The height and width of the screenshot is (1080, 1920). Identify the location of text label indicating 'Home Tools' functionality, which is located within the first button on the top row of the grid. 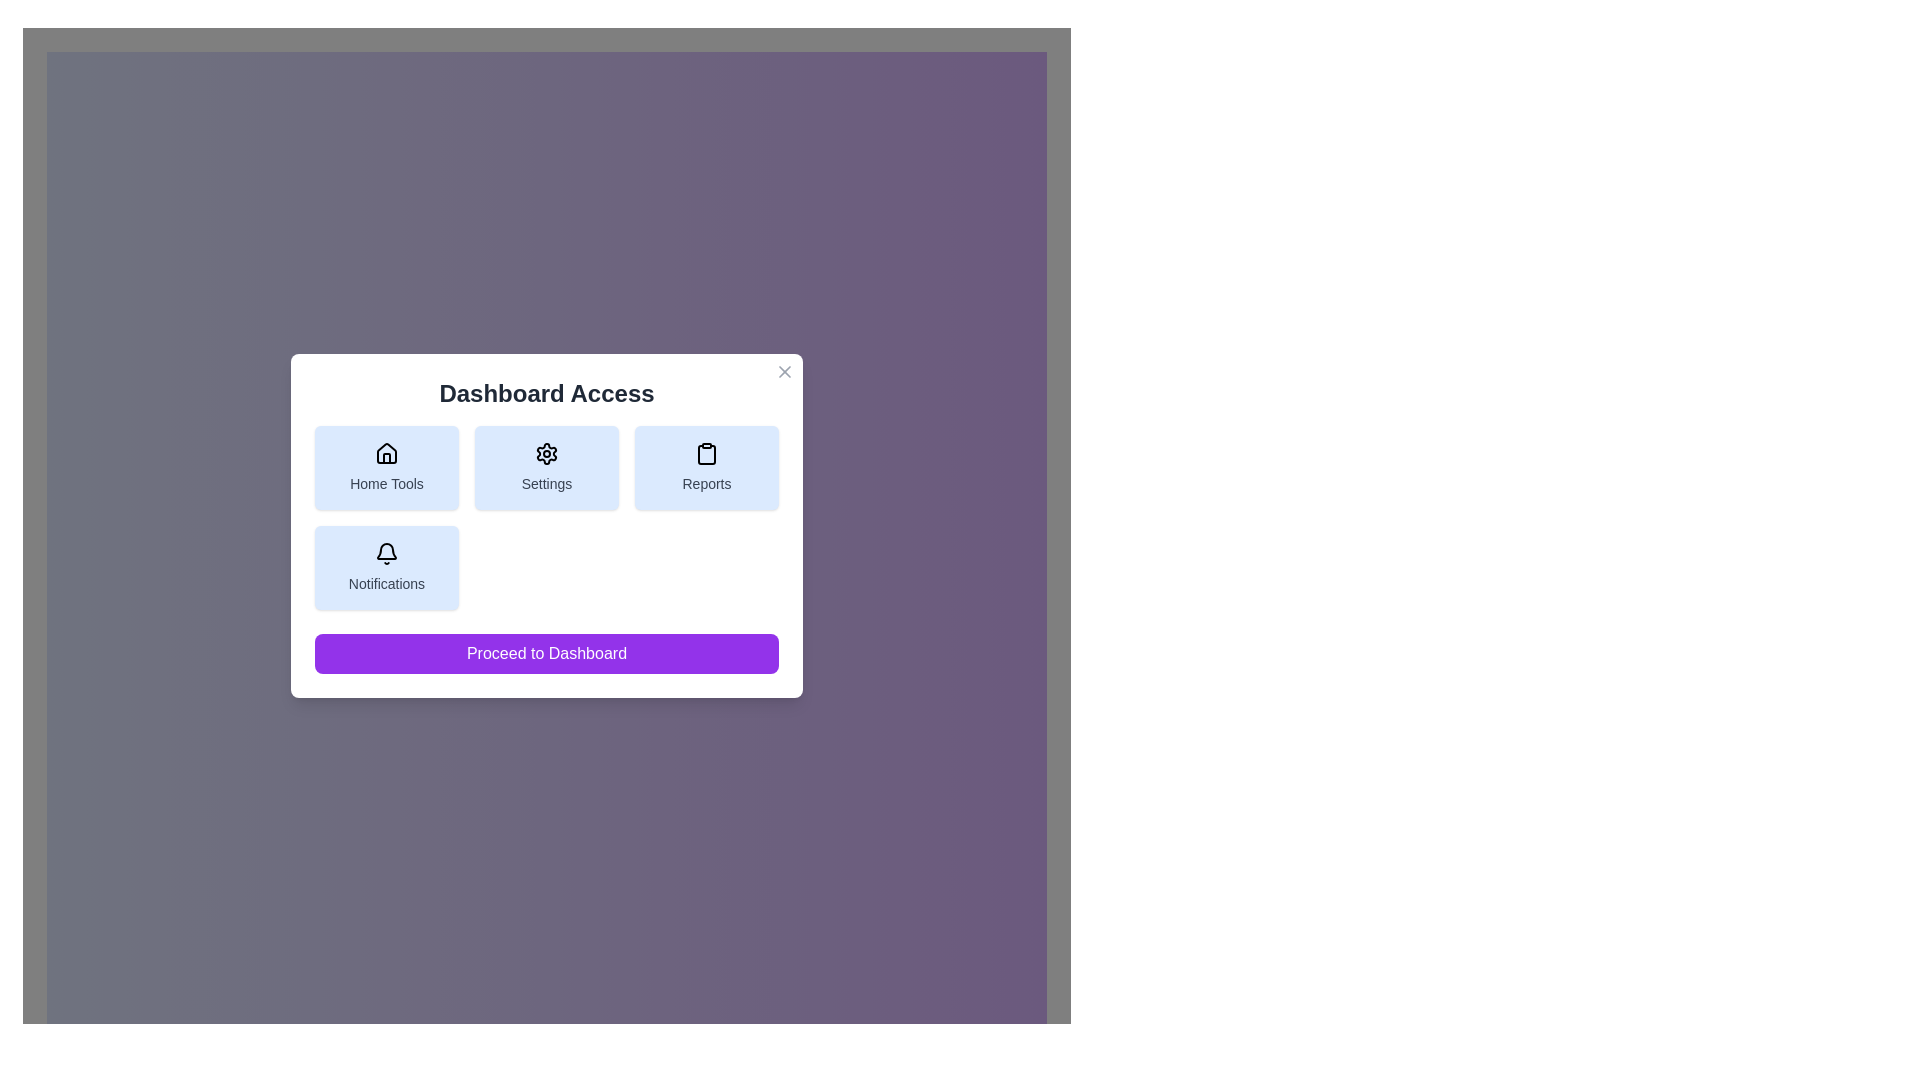
(387, 483).